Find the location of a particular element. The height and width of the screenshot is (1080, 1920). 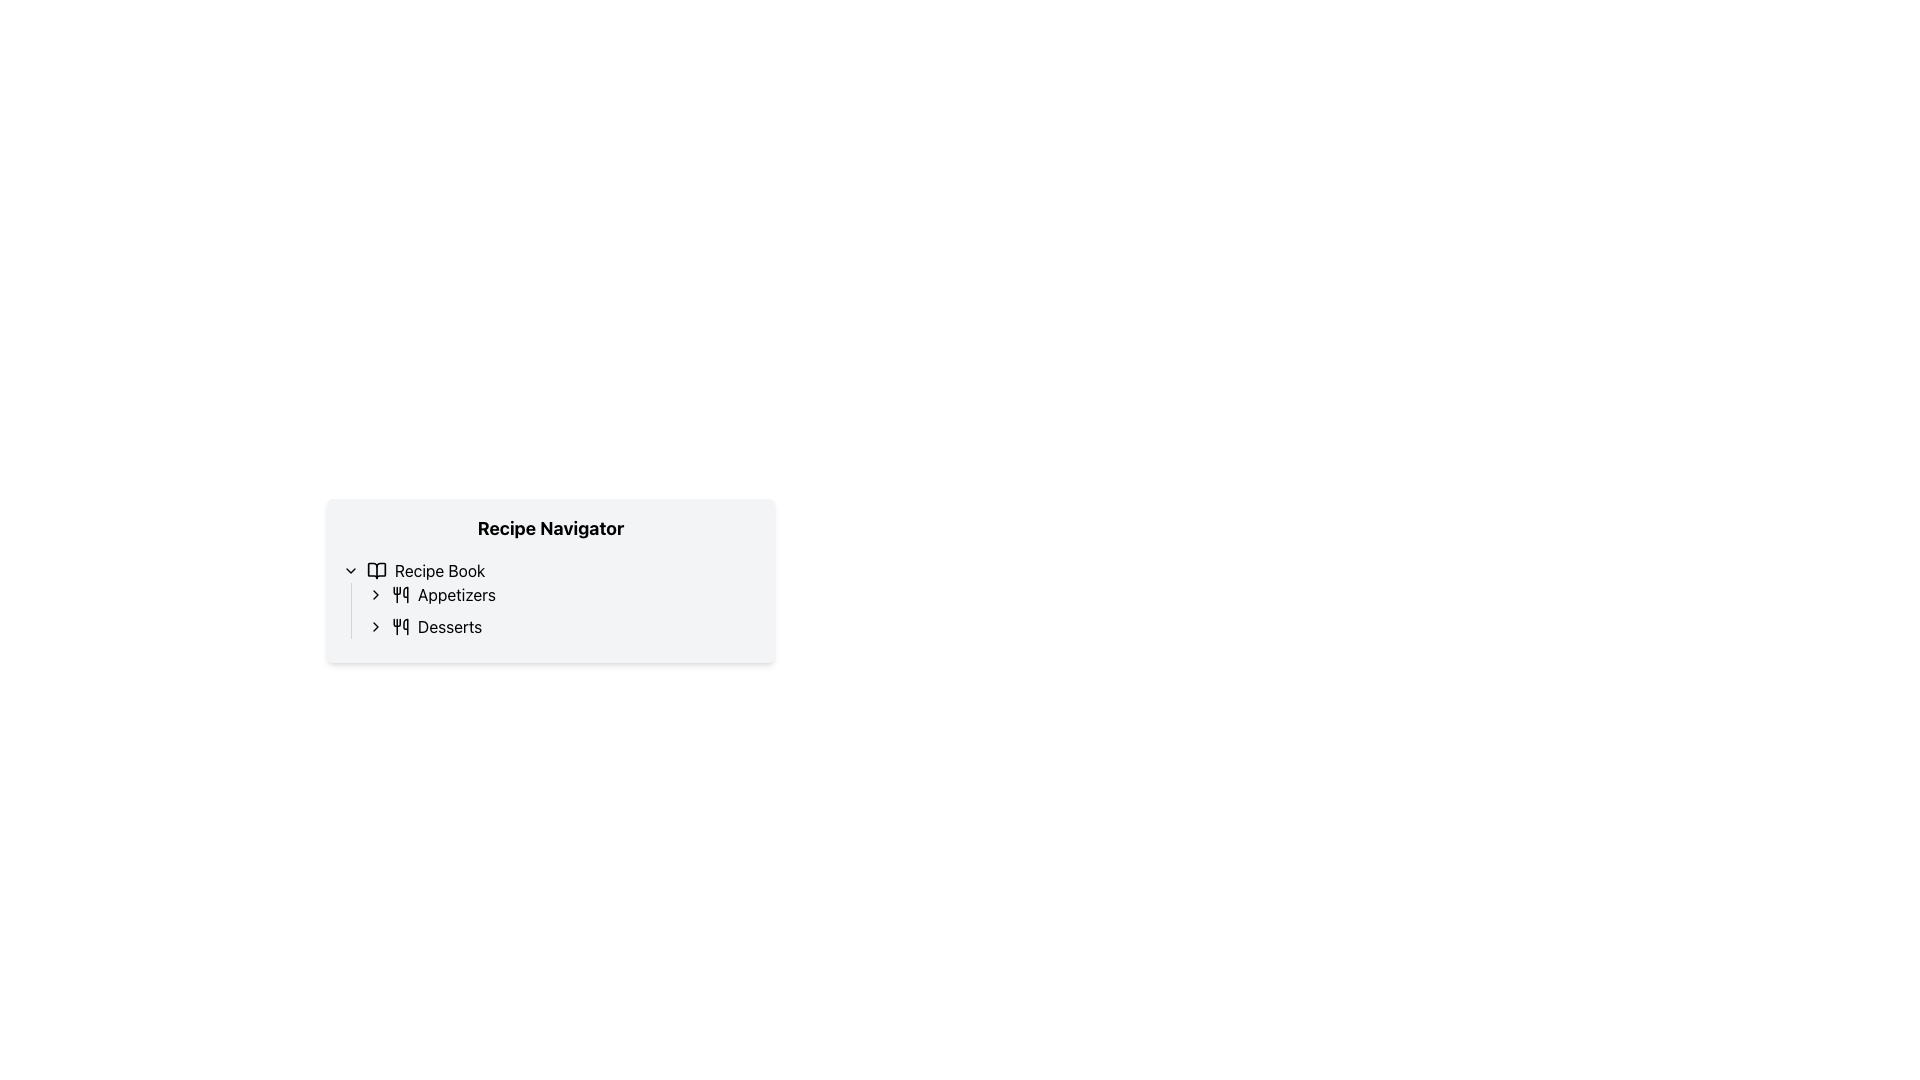

the utensil icon (fork and spoon design) located is located at coordinates (400, 593).